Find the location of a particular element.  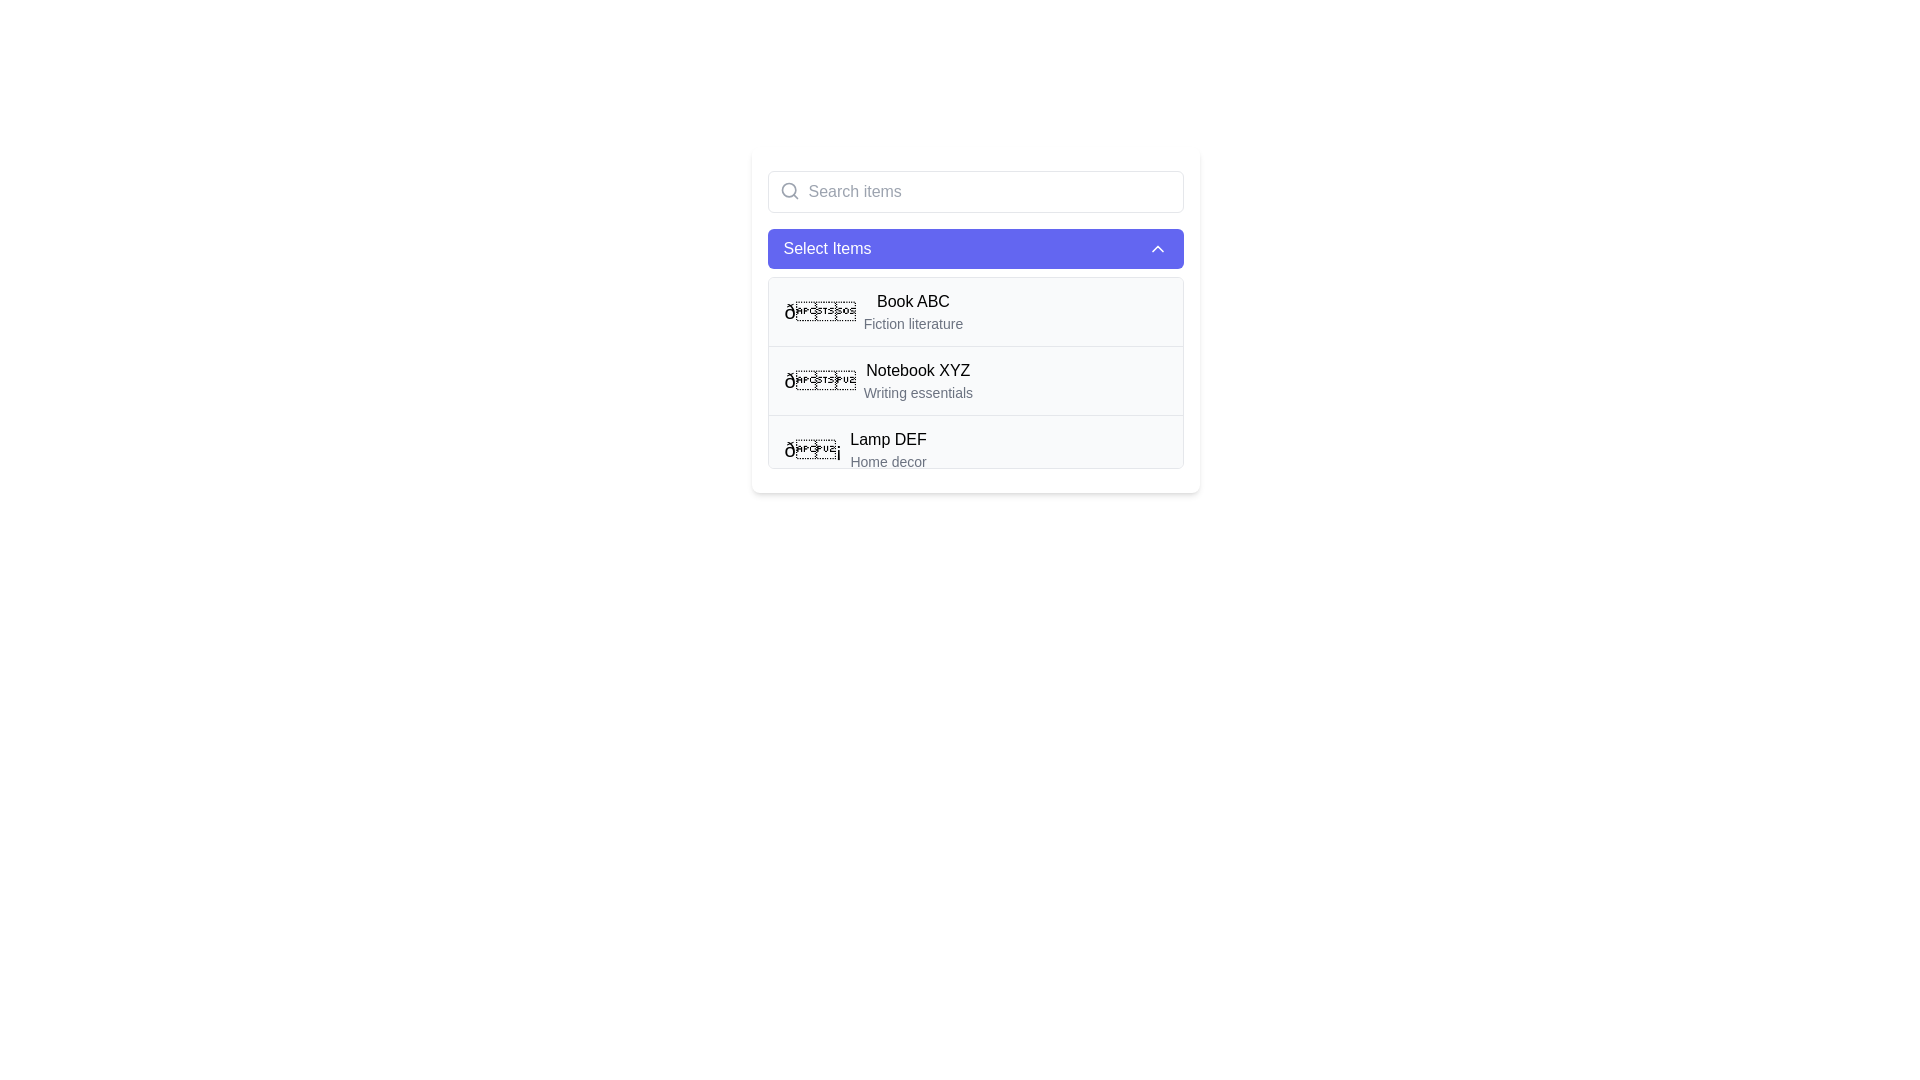

the non-interactive text label or subtitle located below the 'Lamp DEF' label, which provides additional context for the list item is located at coordinates (887, 462).